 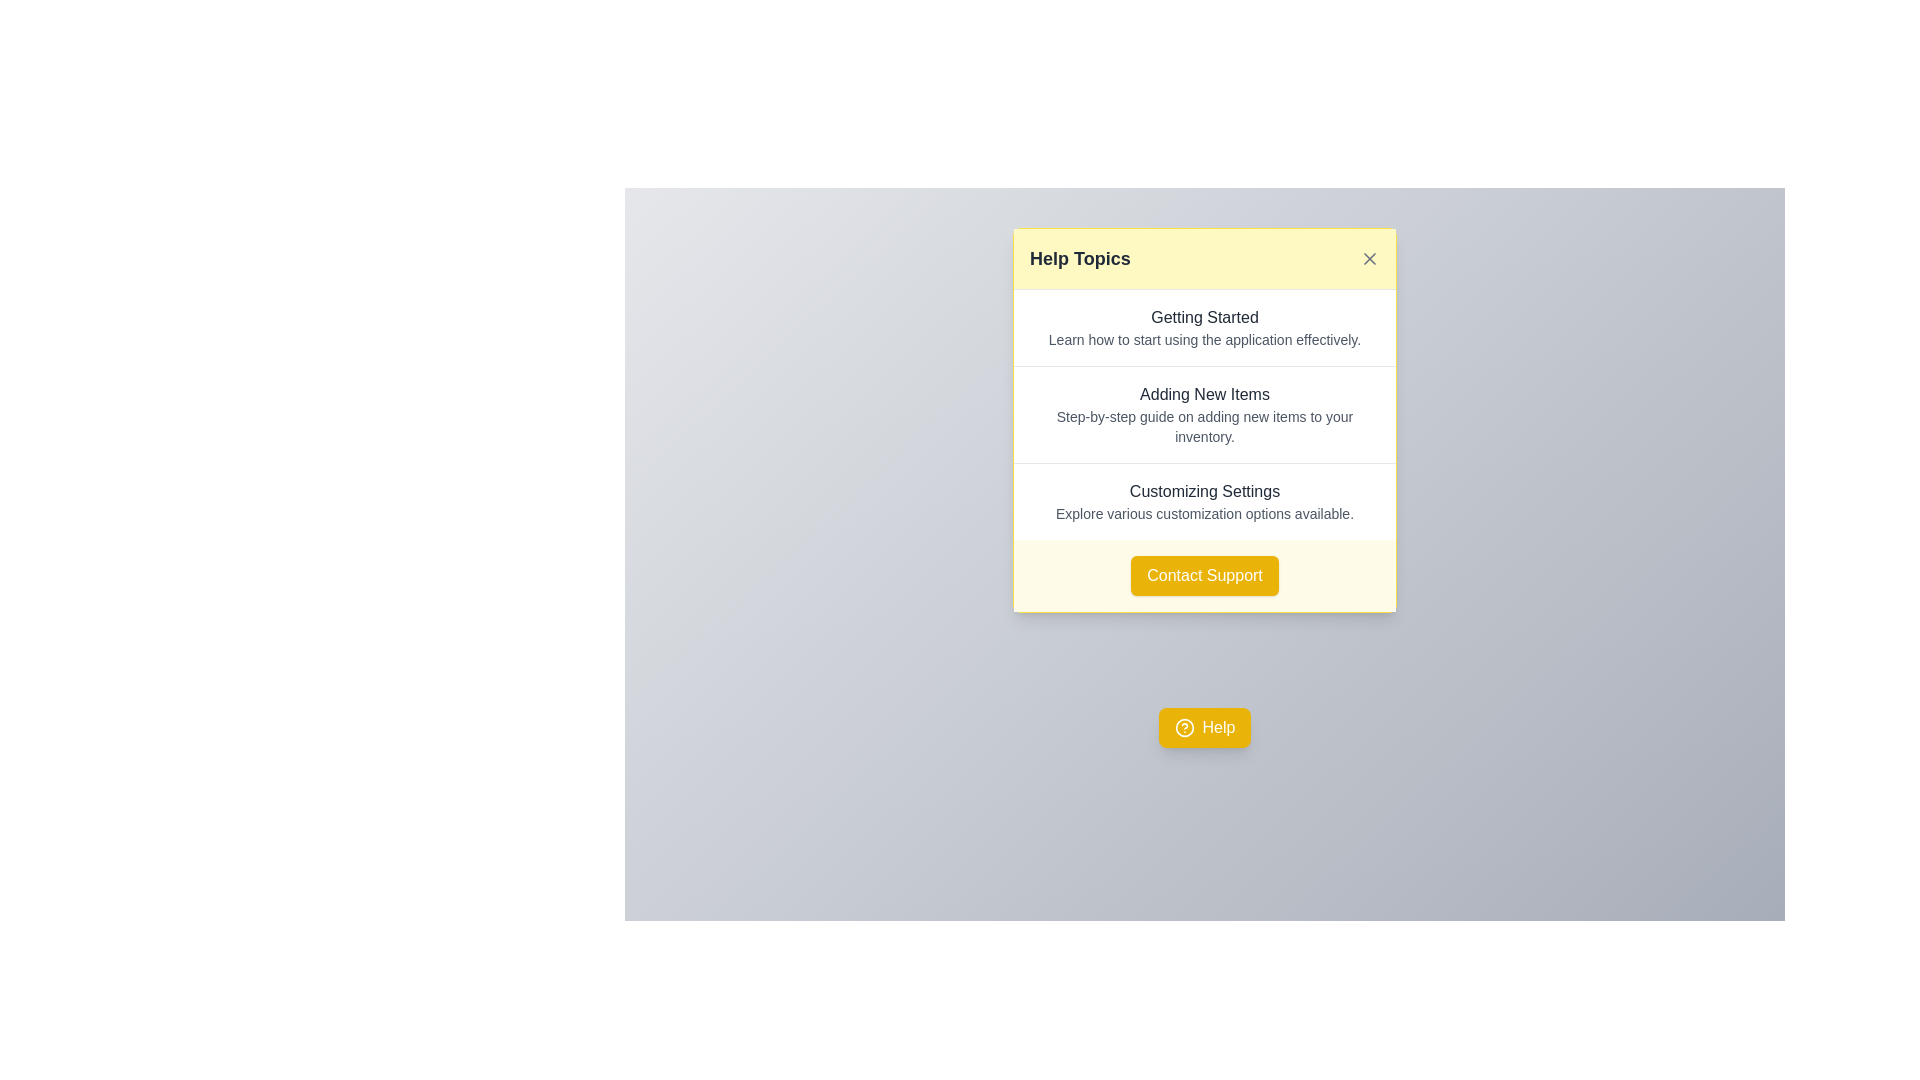 What do you see at coordinates (1203, 412) in the screenshot?
I see `the informational text block that provides guidance for adding new items to inventory, located within the 'Help Topics' box, positioned below 'Getting Started' and above 'Customizing Settings'` at bounding box center [1203, 412].